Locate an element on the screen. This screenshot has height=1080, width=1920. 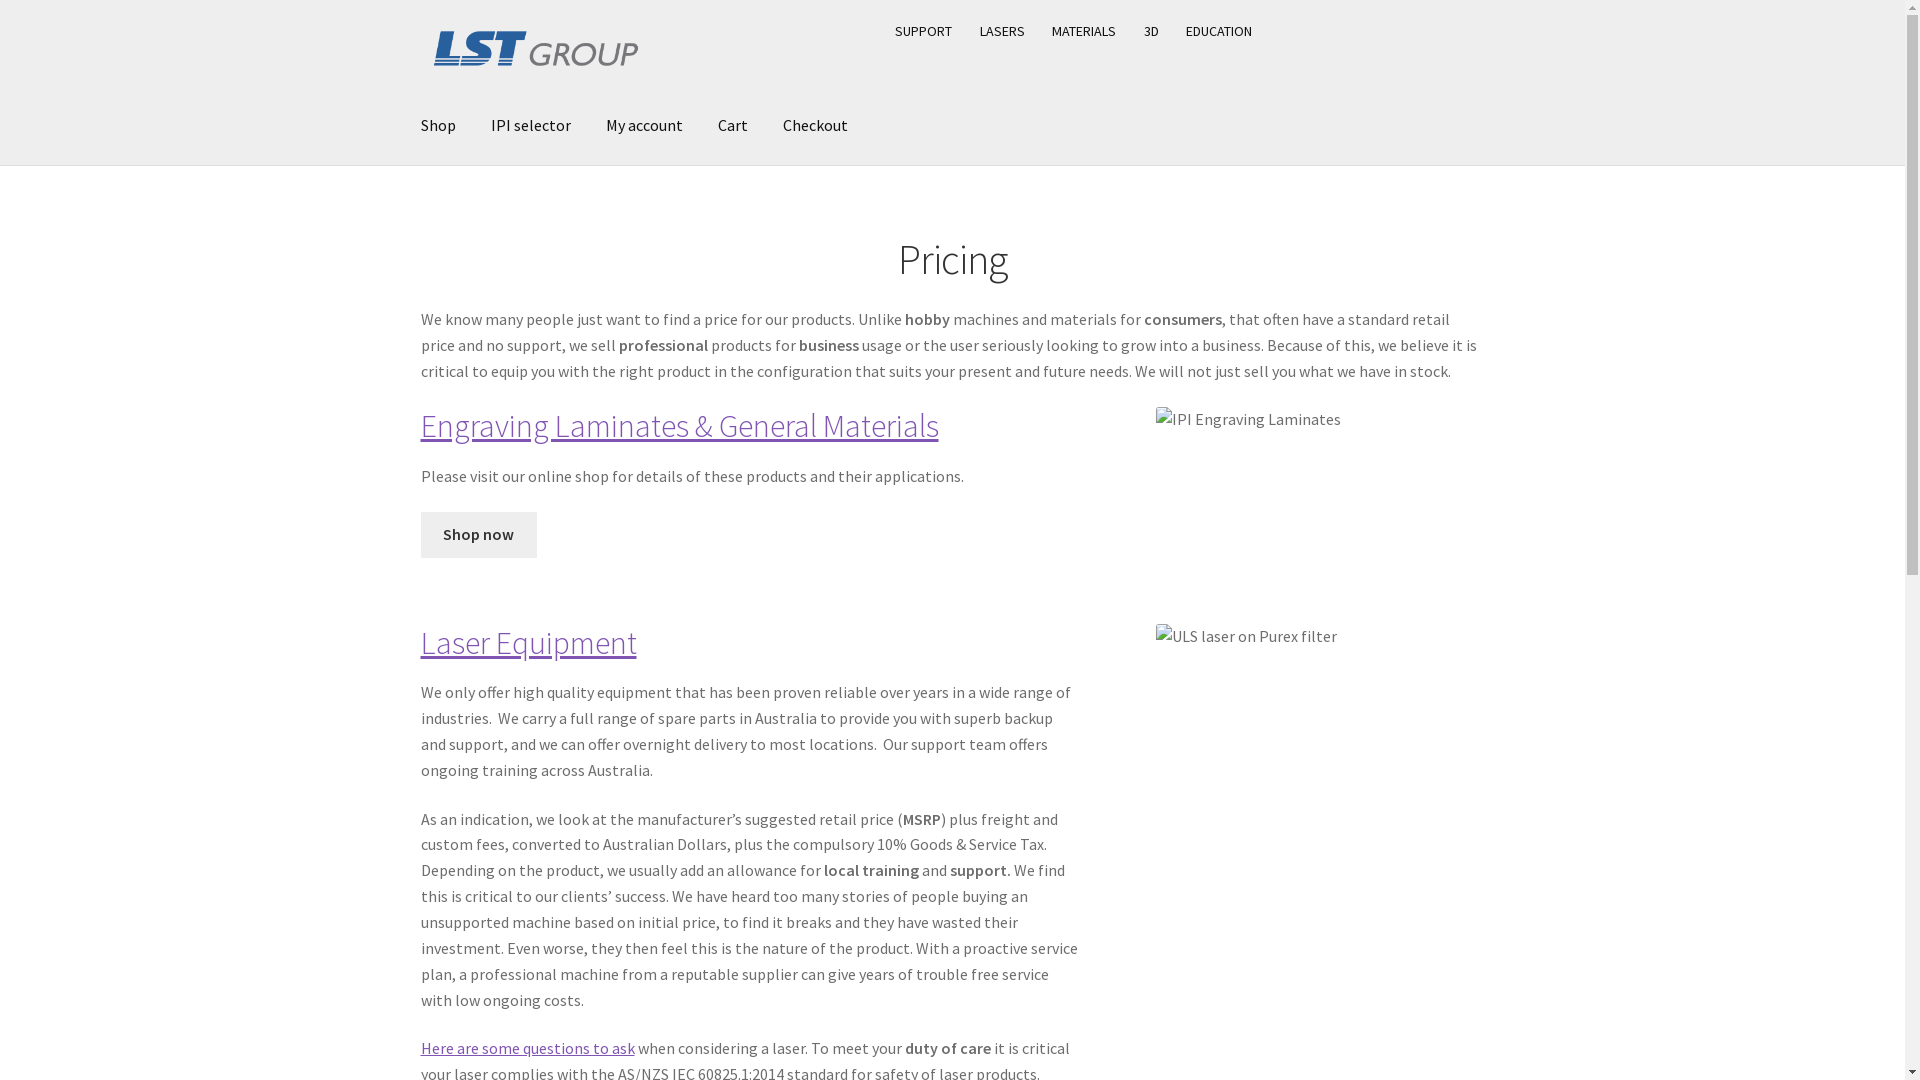
'MATERIALS' is located at coordinates (1083, 30).